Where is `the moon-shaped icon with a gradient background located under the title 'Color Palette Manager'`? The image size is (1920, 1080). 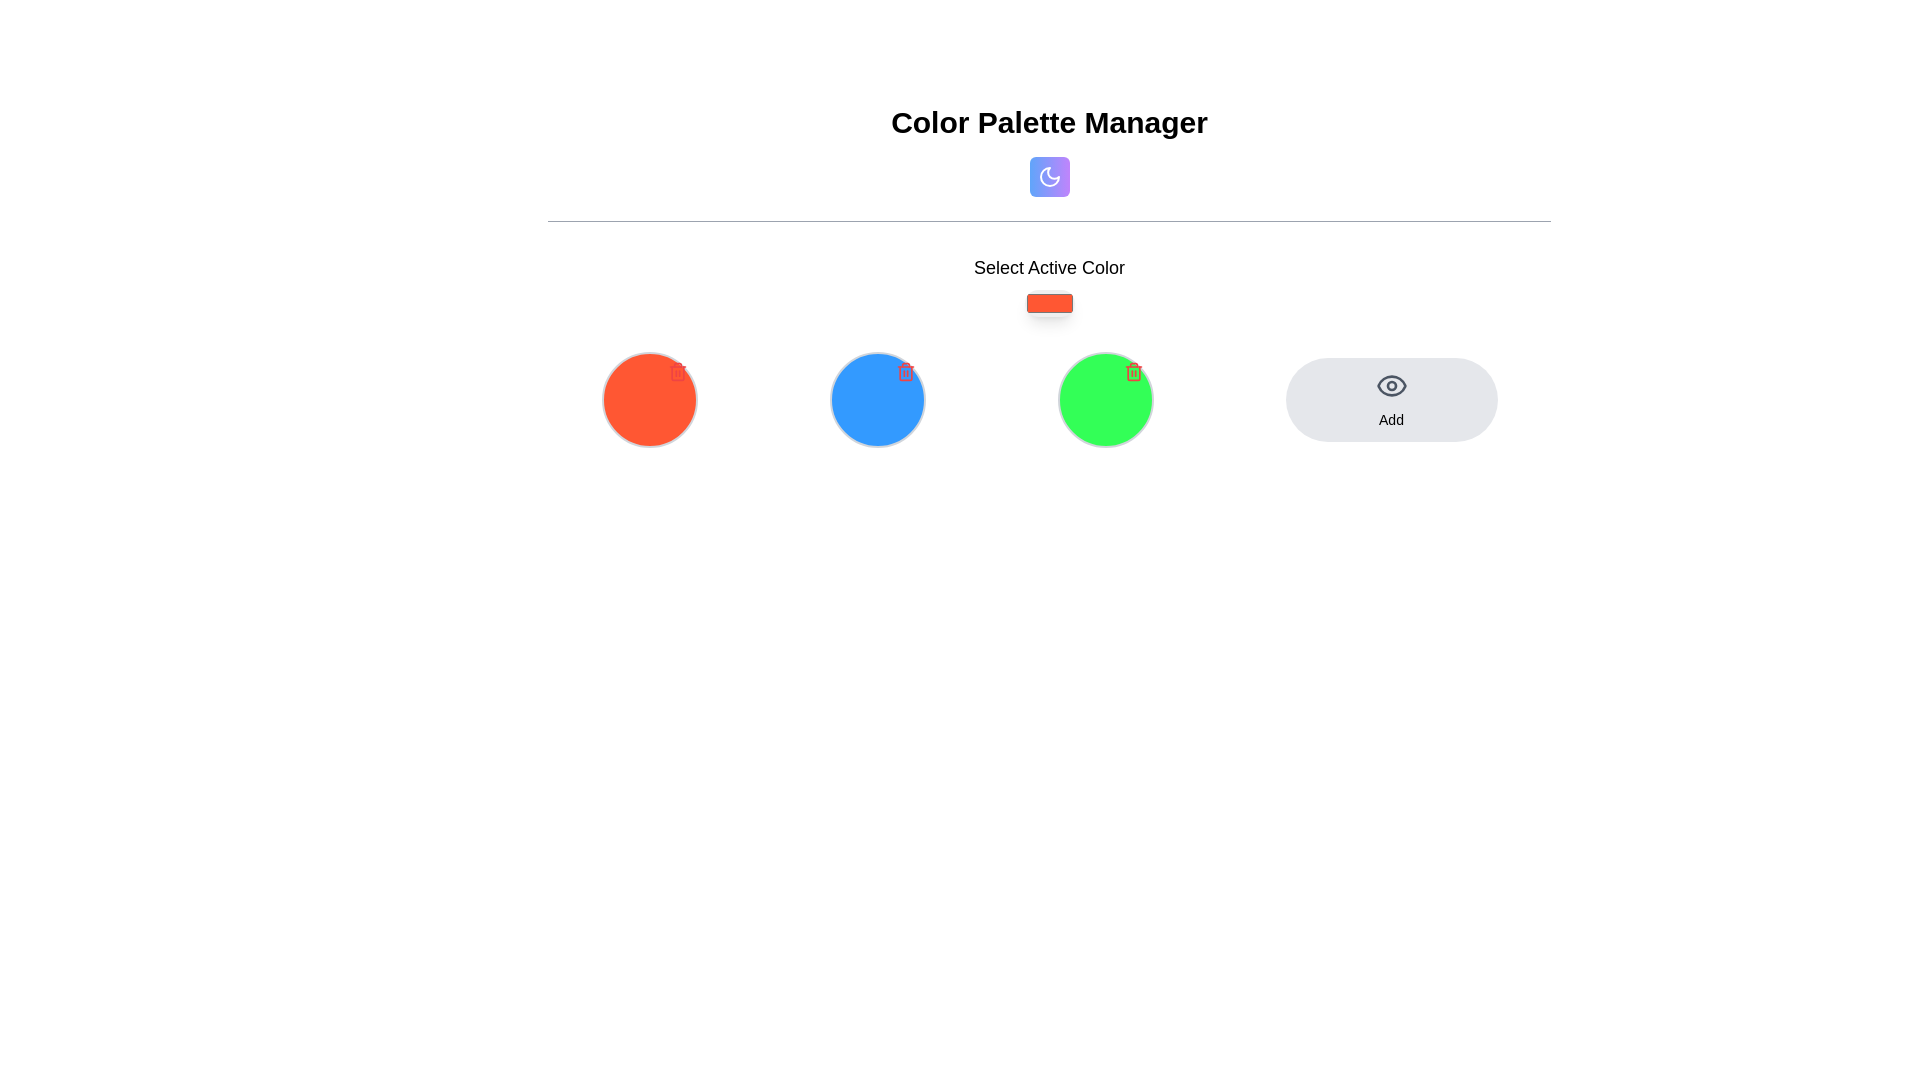
the moon-shaped icon with a gradient background located under the title 'Color Palette Manager' is located at coordinates (1048, 176).